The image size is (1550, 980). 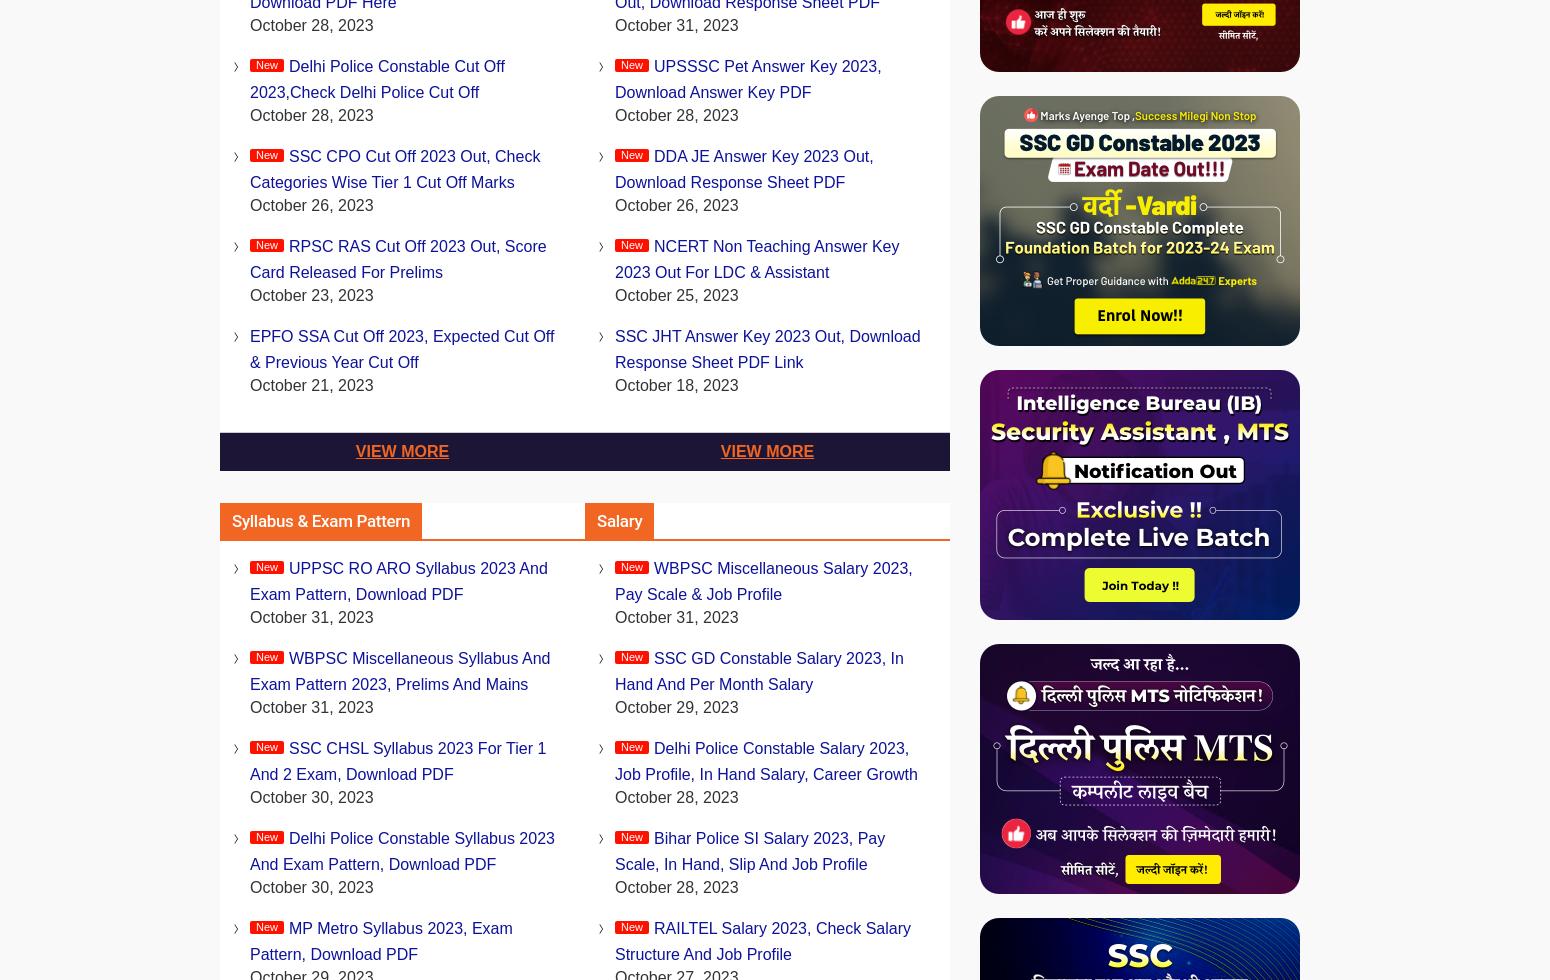 I want to click on 'EPFO SSA Cut Off 2023, Expected Cut Off & Previous Year Cut Off', so click(x=402, y=349).